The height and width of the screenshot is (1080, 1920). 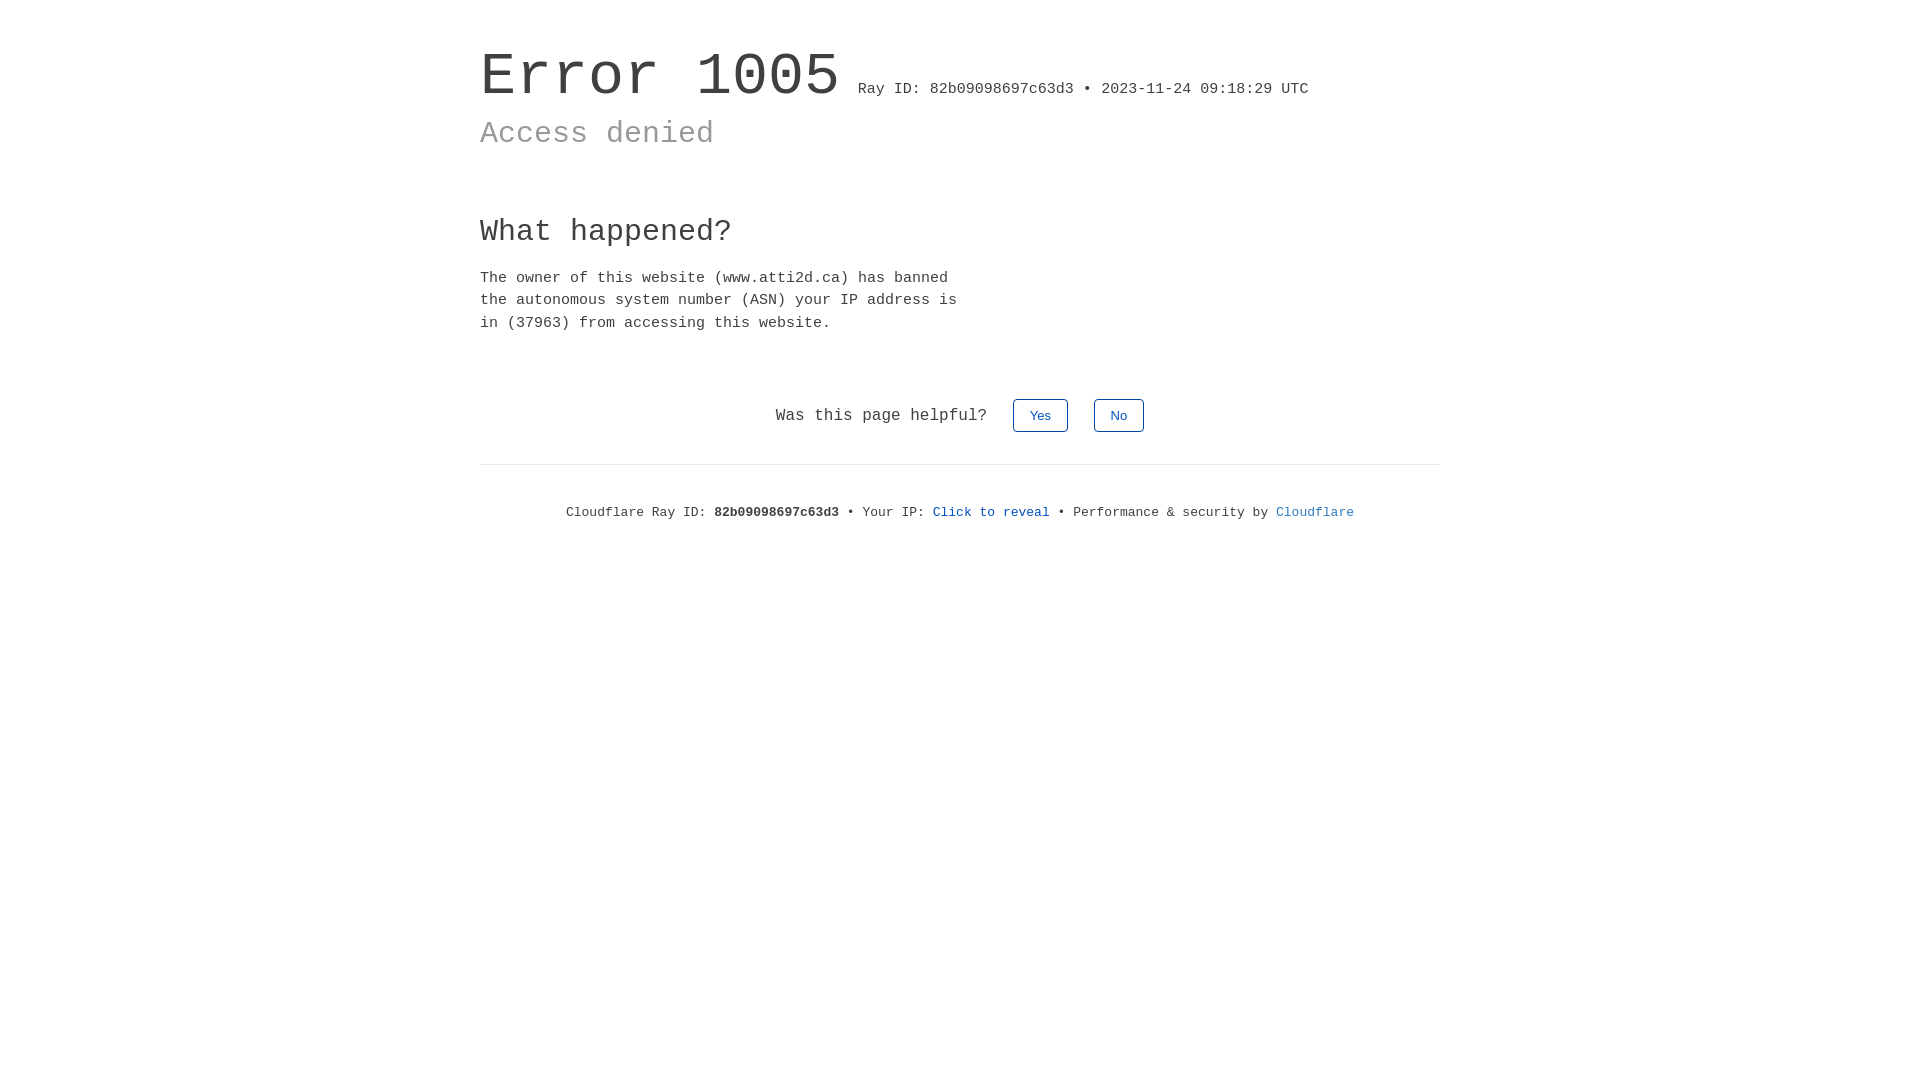 What do you see at coordinates (1040, 414) in the screenshot?
I see `'Yes'` at bounding box center [1040, 414].